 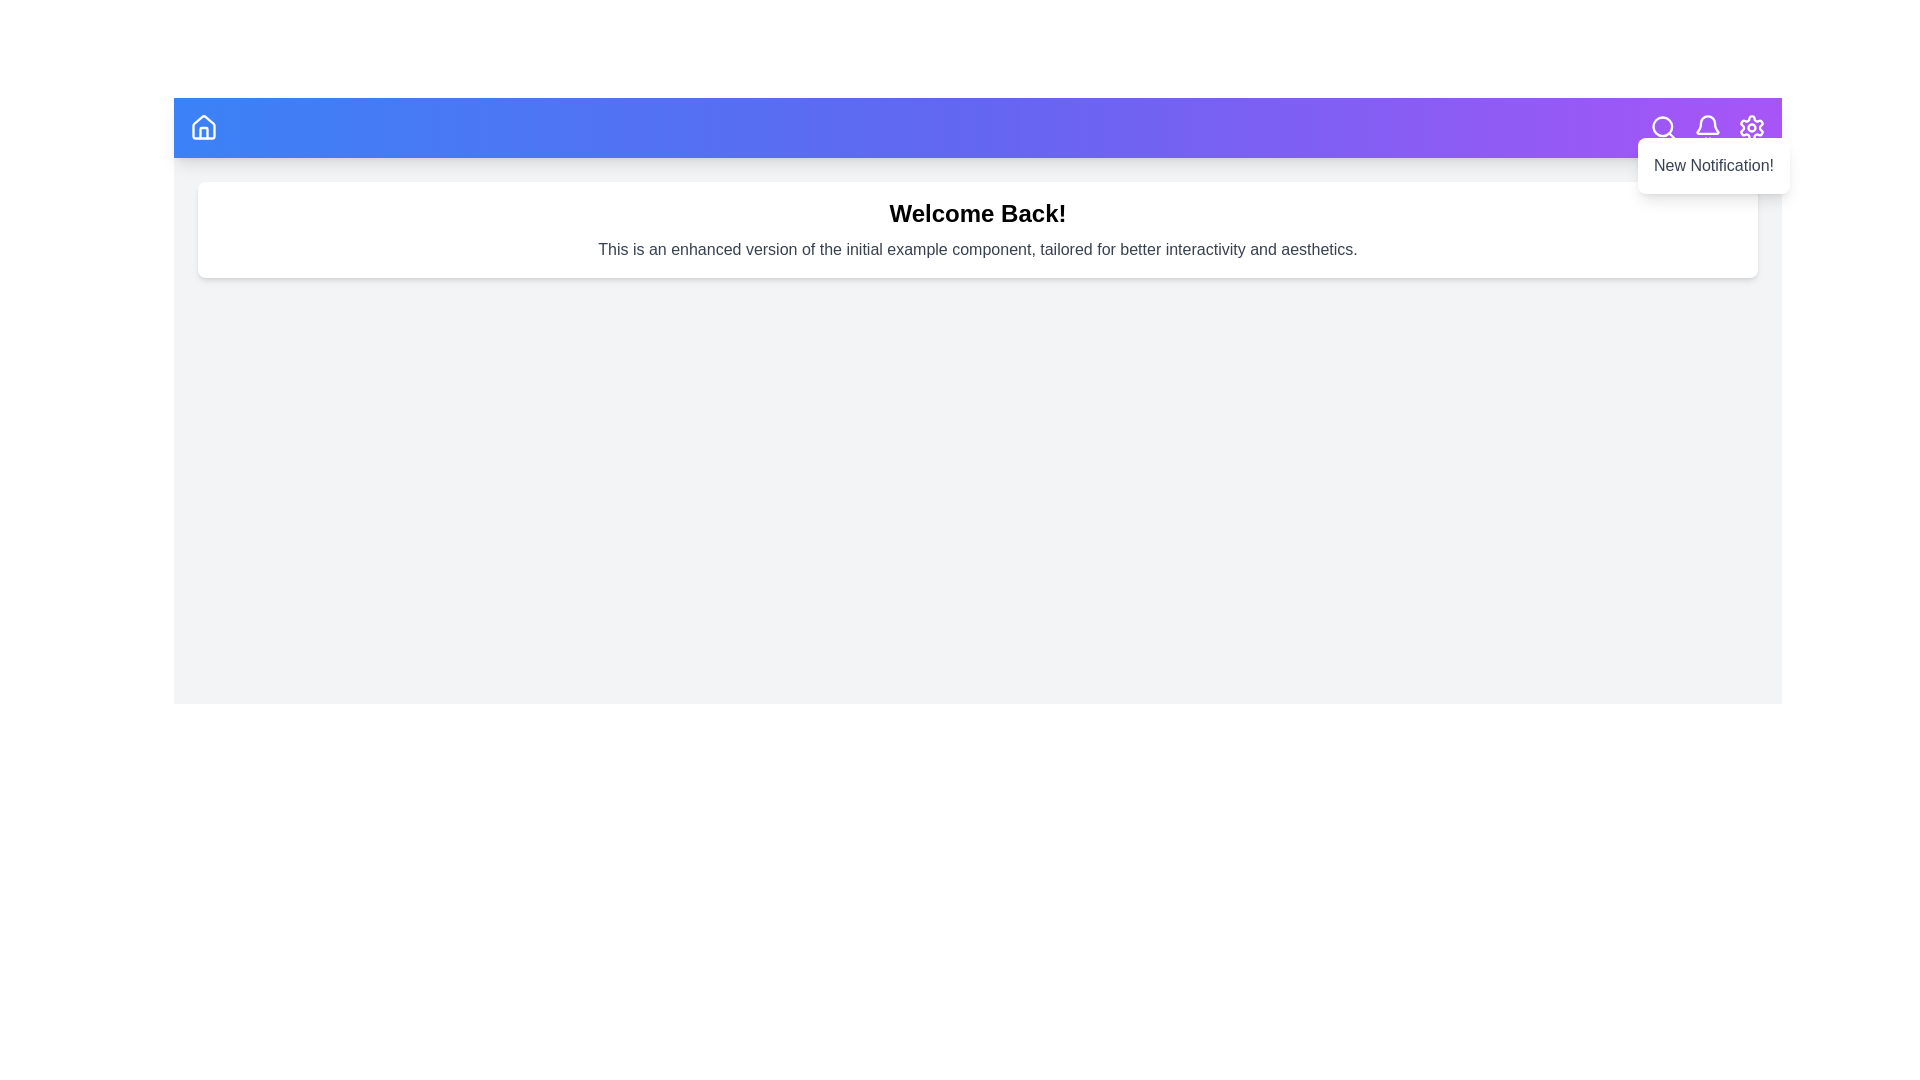 What do you see at coordinates (978, 249) in the screenshot?
I see `the descriptive paragraph under the heading` at bounding box center [978, 249].